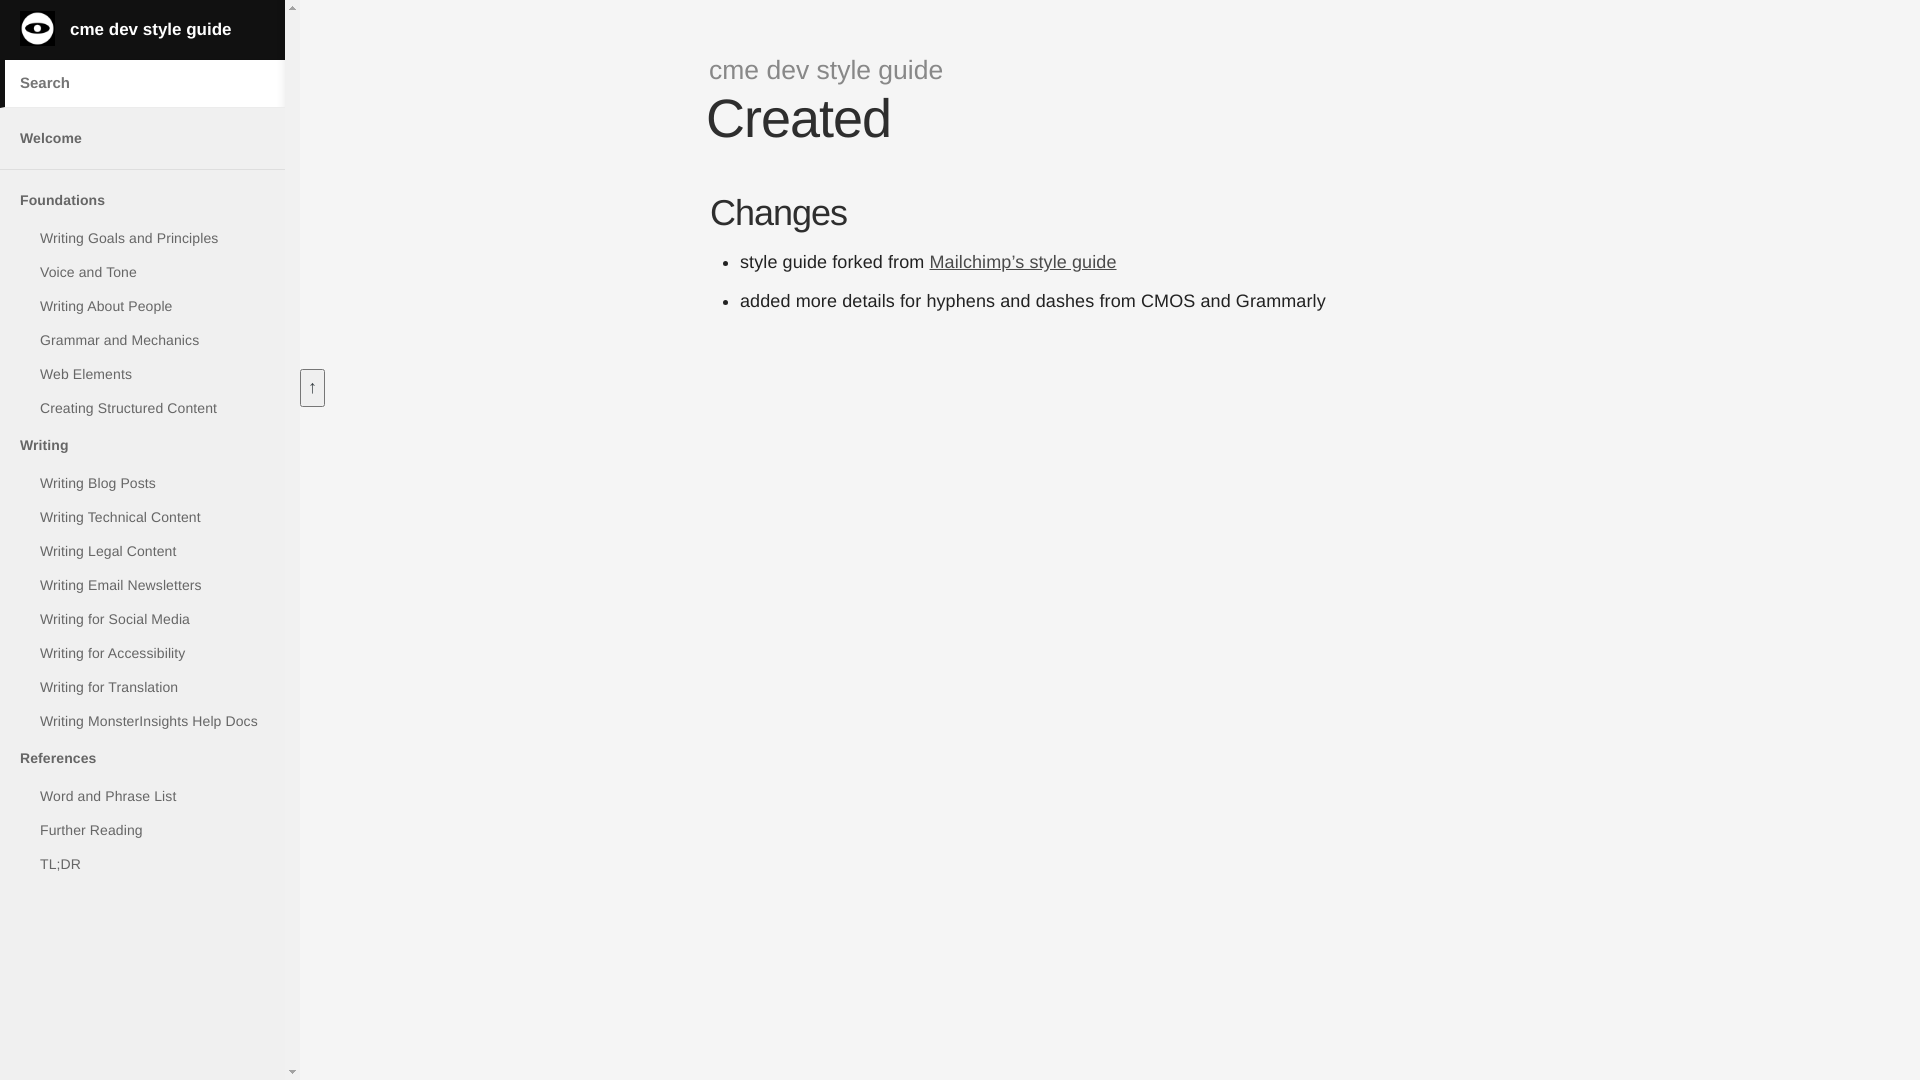 This screenshot has height=1080, width=1920. Describe the element at coordinates (141, 515) in the screenshot. I see `'Writing Technical Content'` at that location.